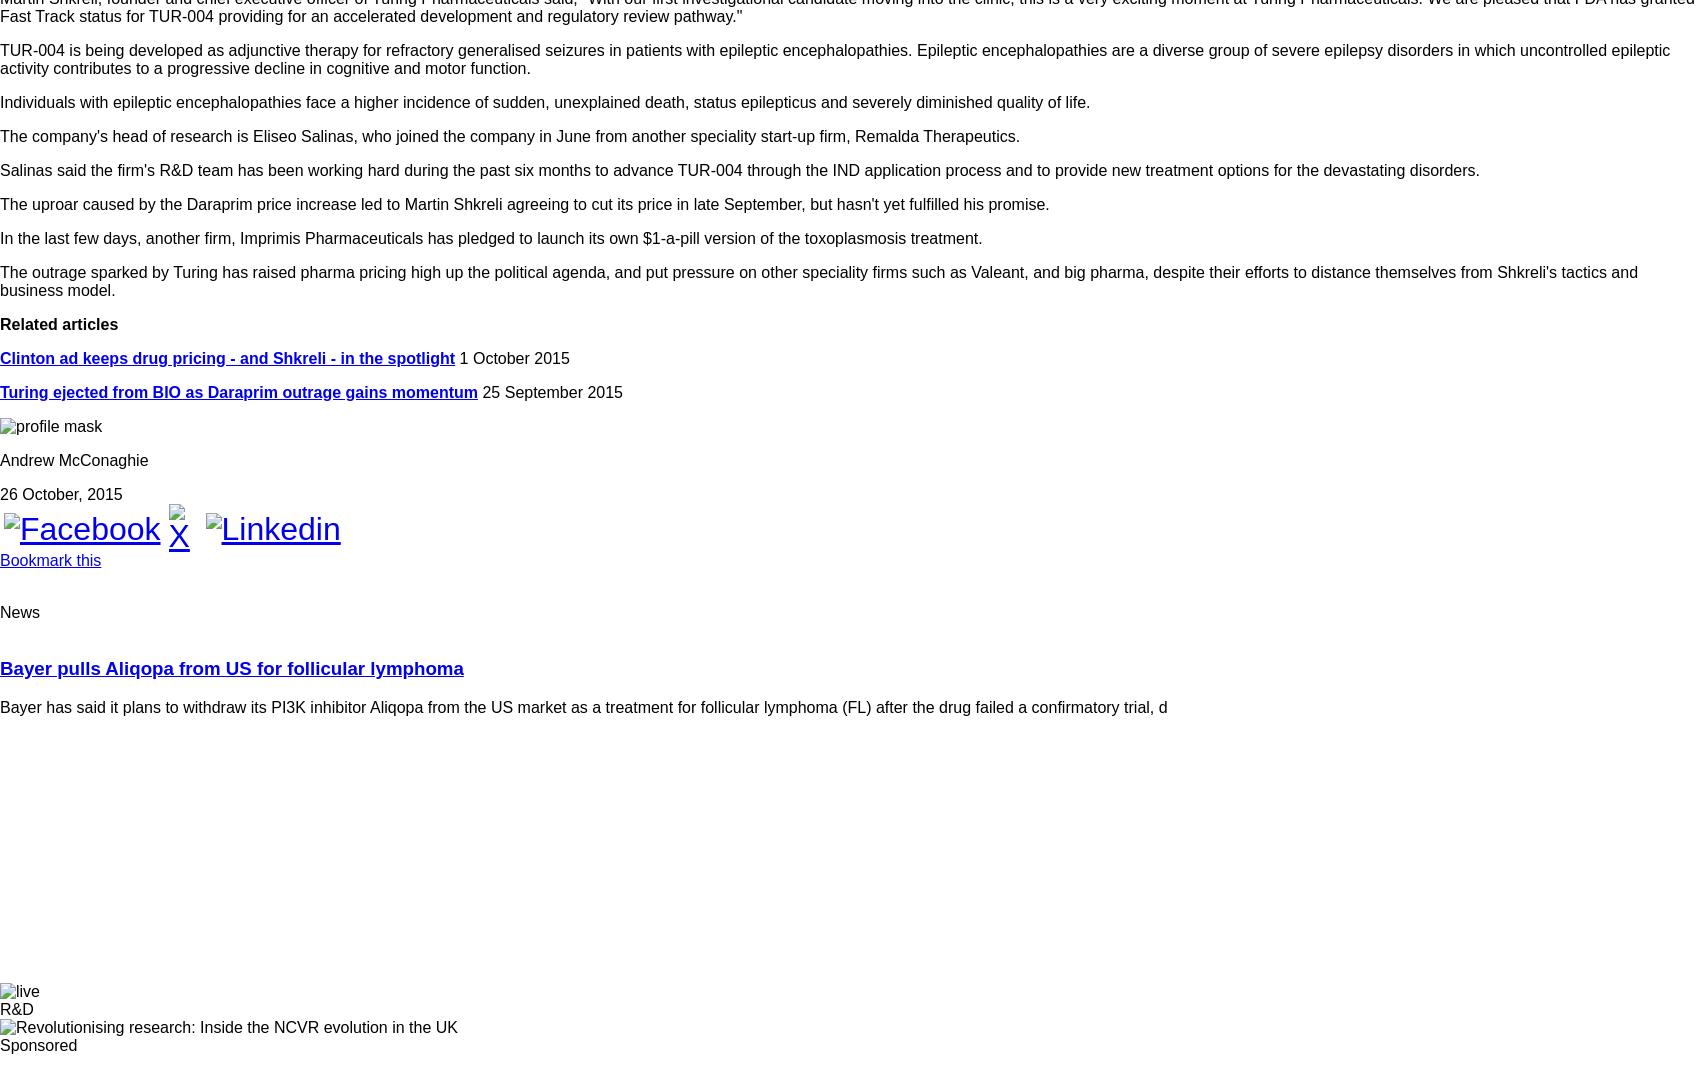 The height and width of the screenshot is (1066, 1700). What do you see at coordinates (512, 357) in the screenshot?
I see `'1 October 2015'` at bounding box center [512, 357].